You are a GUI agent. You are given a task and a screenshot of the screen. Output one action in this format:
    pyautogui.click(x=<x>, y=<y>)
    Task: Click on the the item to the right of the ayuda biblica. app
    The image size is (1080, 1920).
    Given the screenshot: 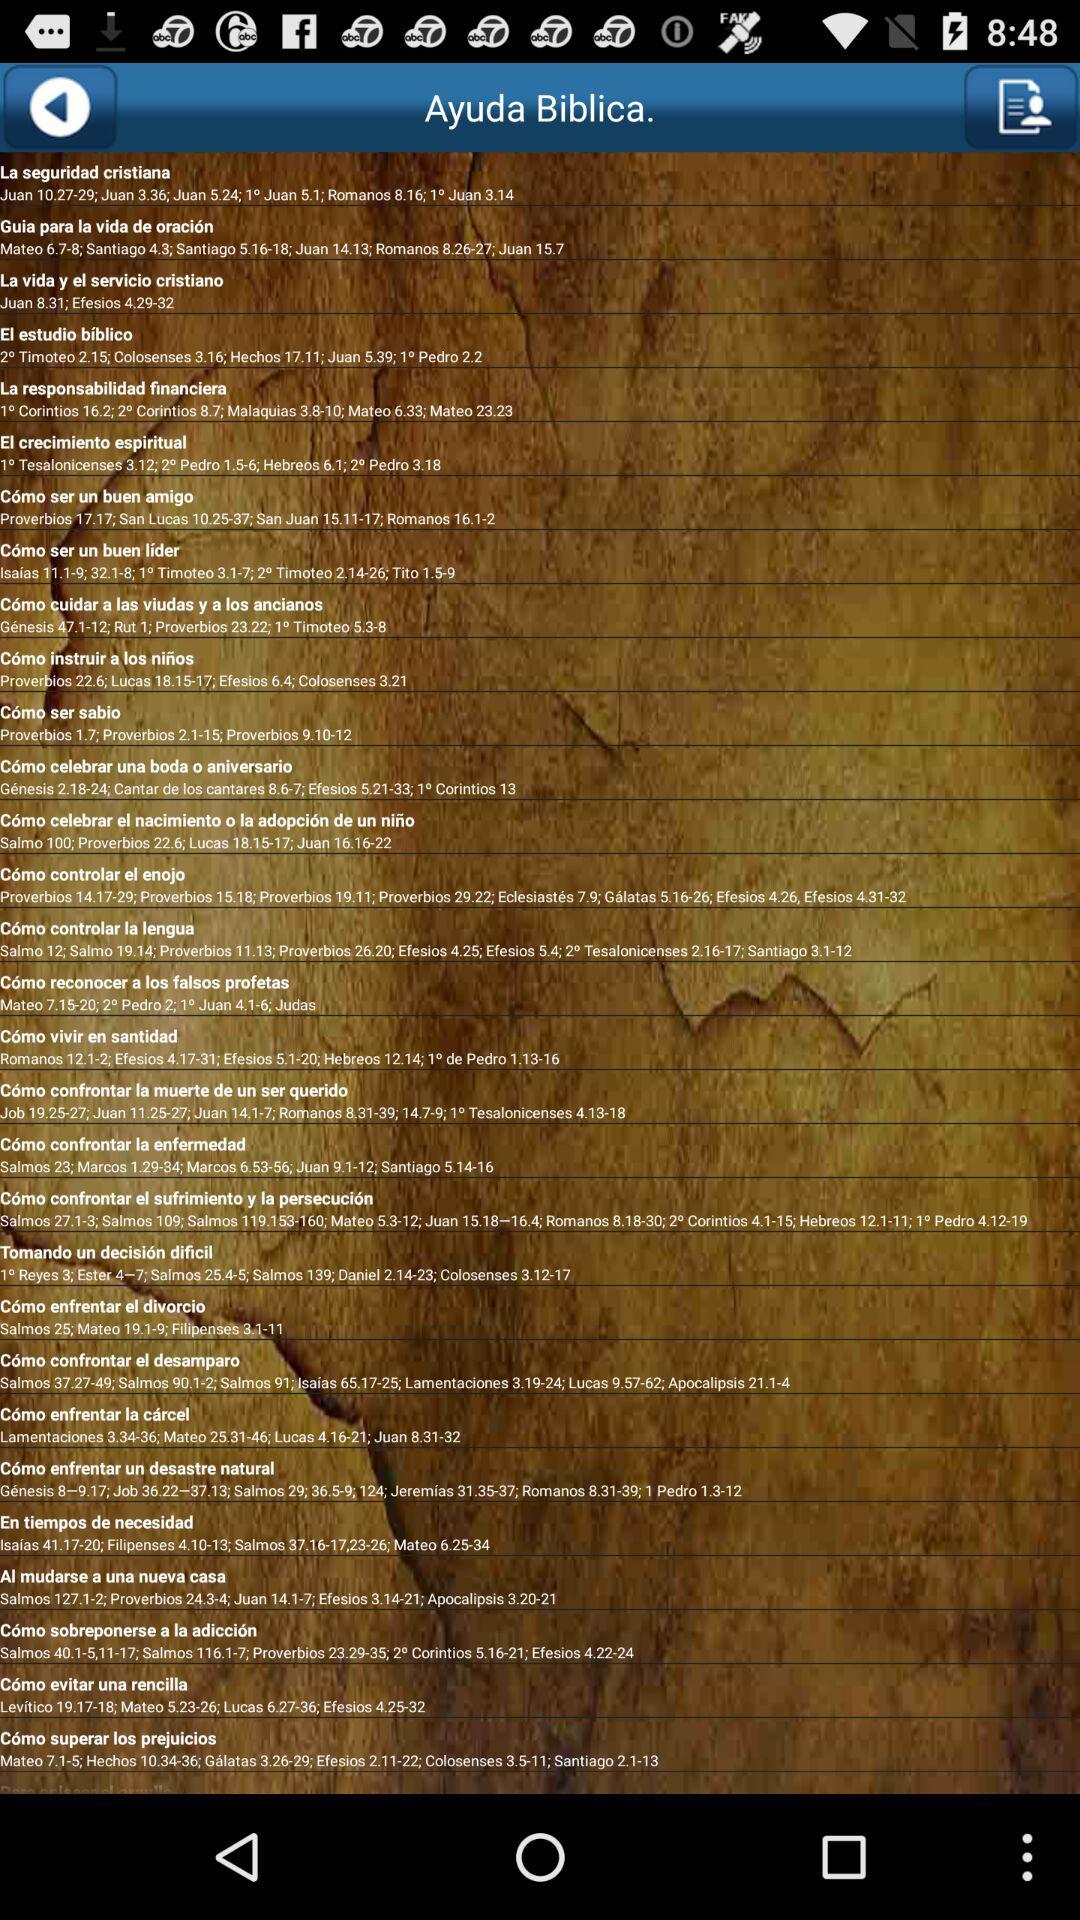 What is the action you would take?
    pyautogui.click(x=1020, y=106)
    